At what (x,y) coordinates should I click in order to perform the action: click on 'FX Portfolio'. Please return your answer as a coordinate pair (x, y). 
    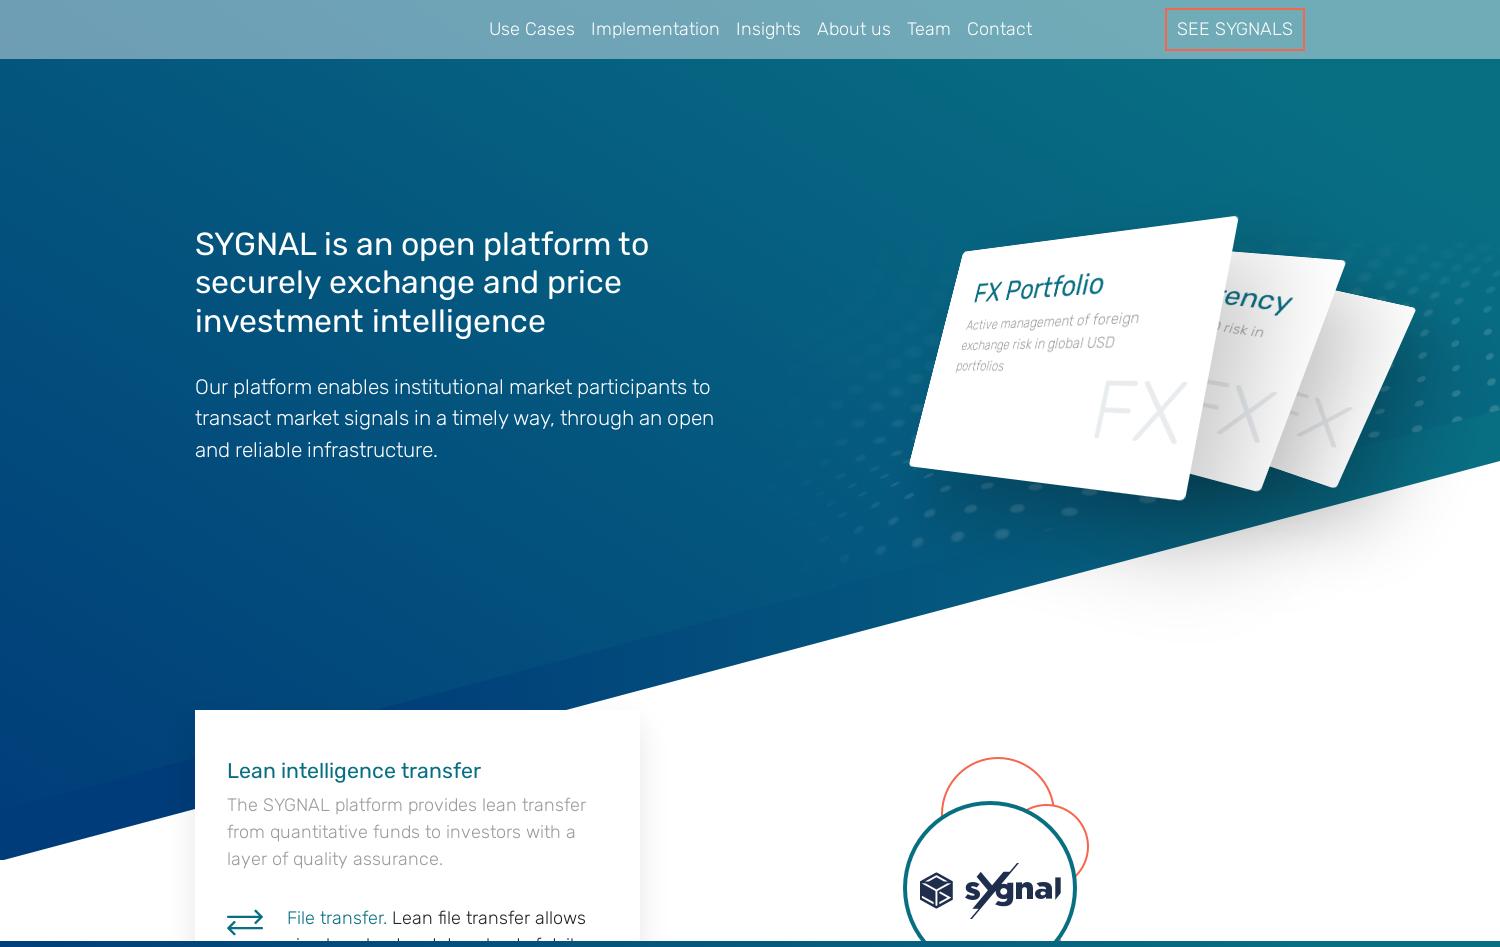
    Looking at the image, I should click on (969, 286).